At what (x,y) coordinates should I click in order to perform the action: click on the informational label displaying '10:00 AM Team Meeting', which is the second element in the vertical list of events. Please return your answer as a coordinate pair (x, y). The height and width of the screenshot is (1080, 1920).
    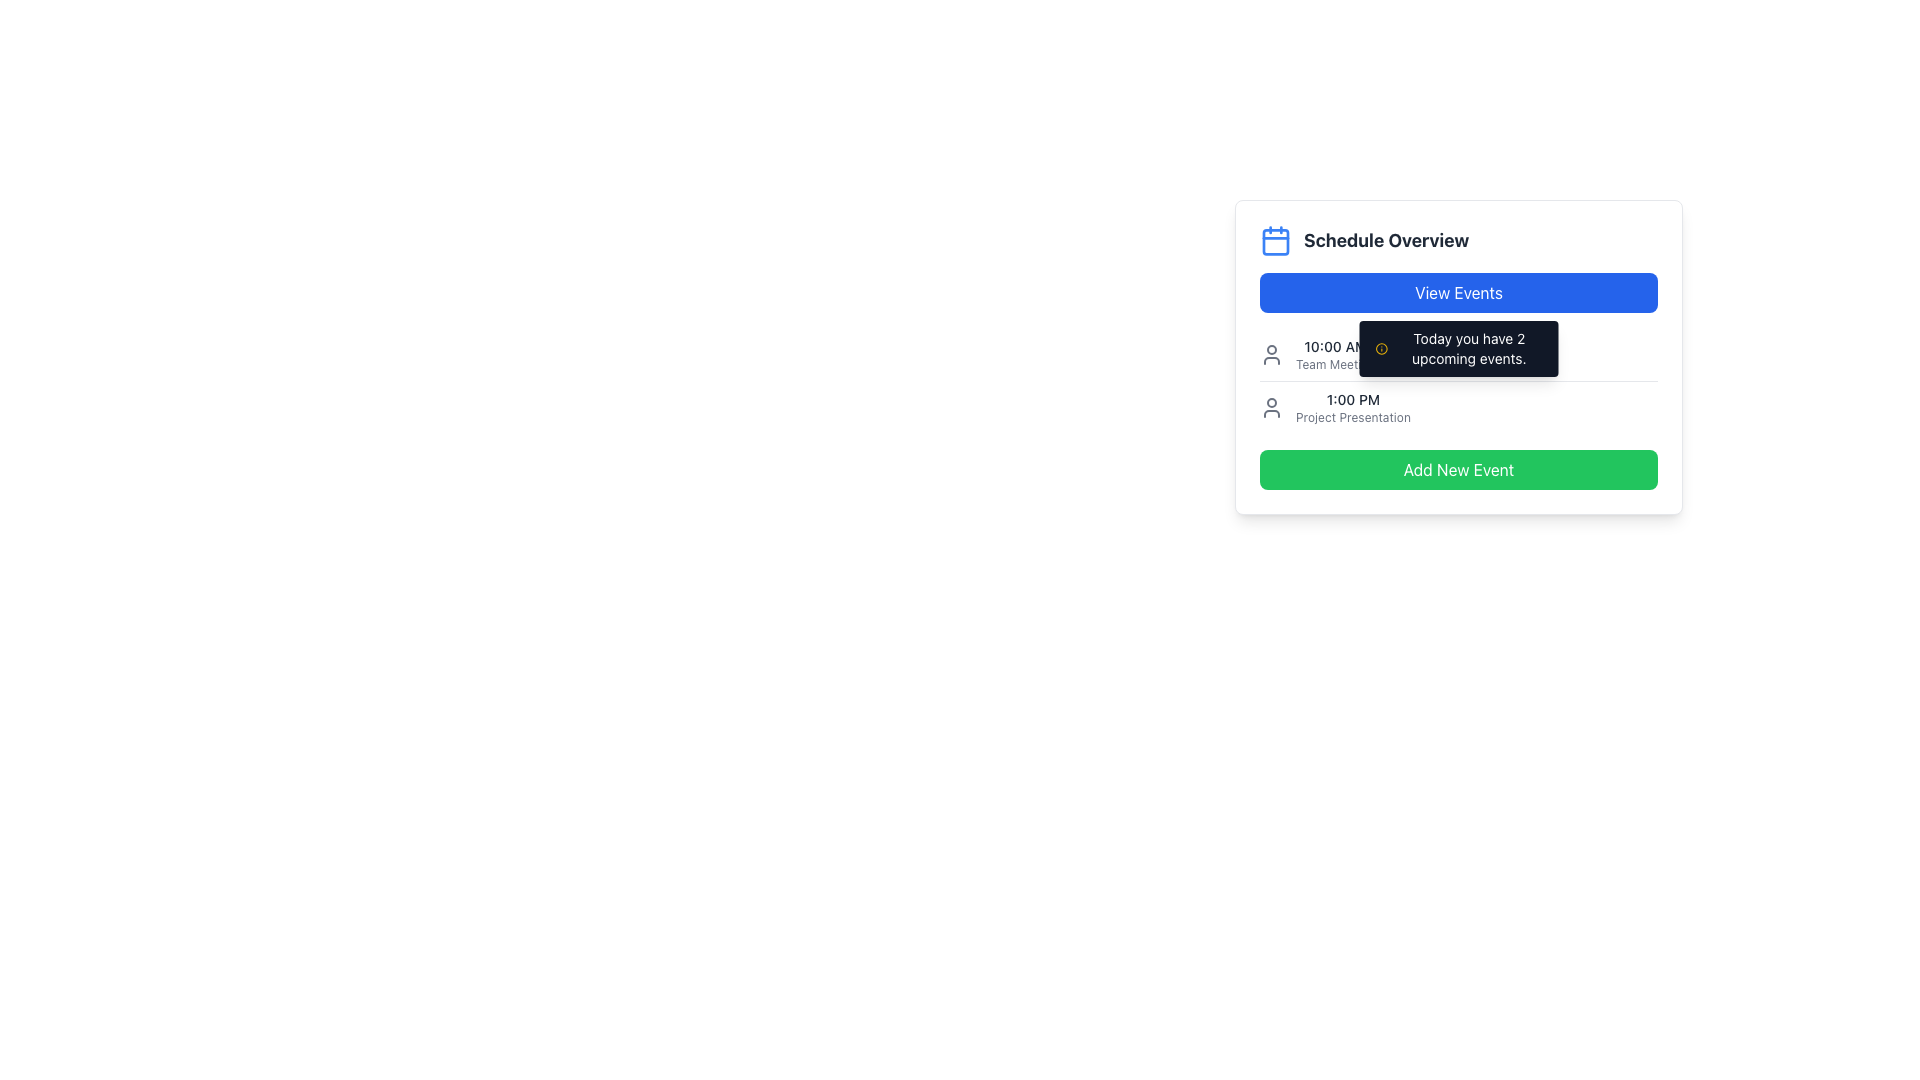
    Looking at the image, I should click on (1335, 353).